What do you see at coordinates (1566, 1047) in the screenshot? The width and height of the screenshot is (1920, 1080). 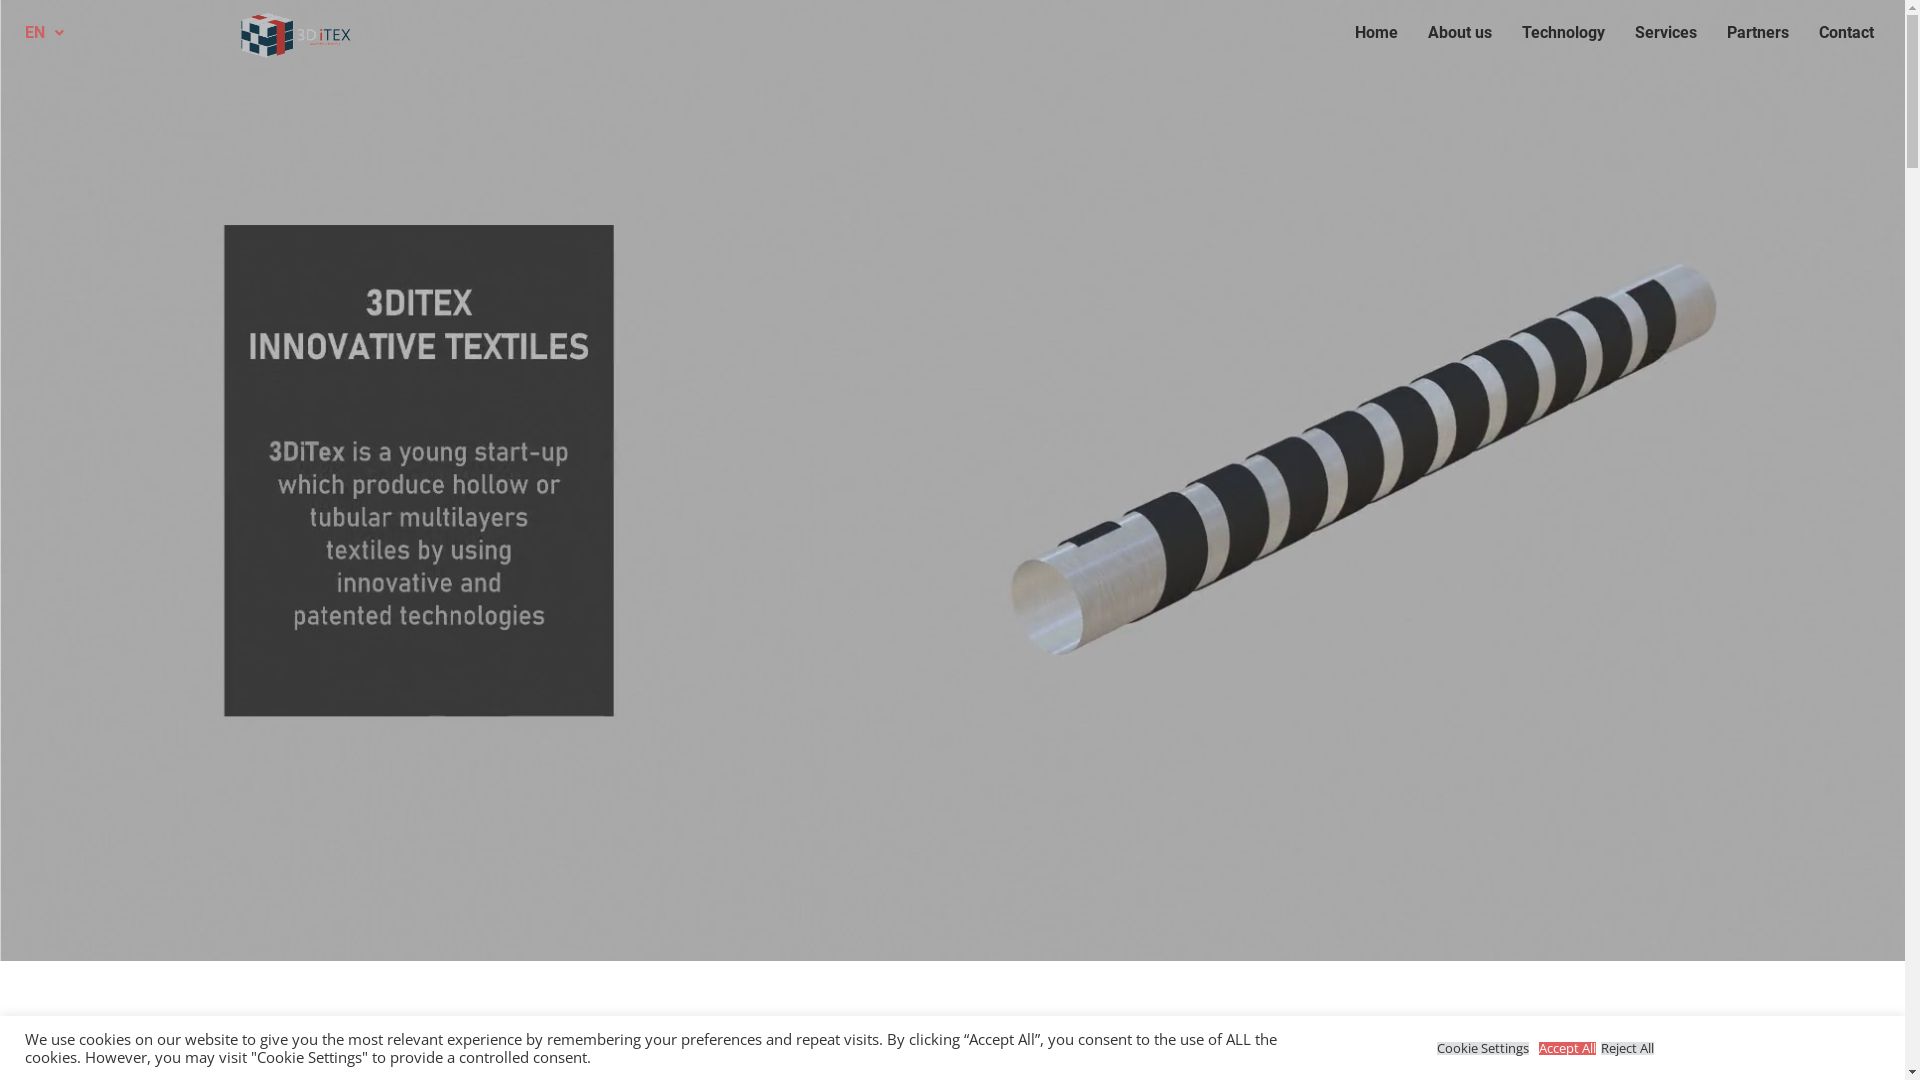 I see `'Accept All'` at bounding box center [1566, 1047].